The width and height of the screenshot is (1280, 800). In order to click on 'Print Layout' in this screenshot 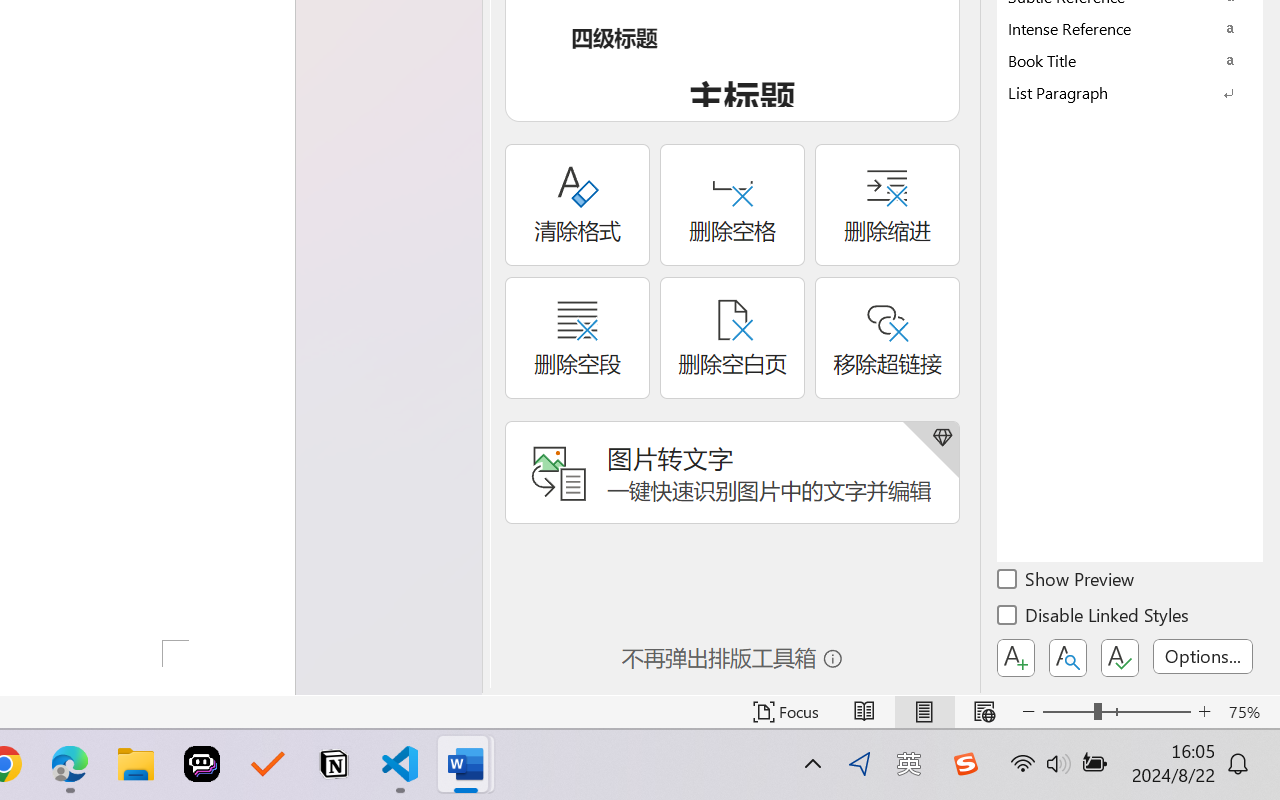, I will do `click(923, 711)`.